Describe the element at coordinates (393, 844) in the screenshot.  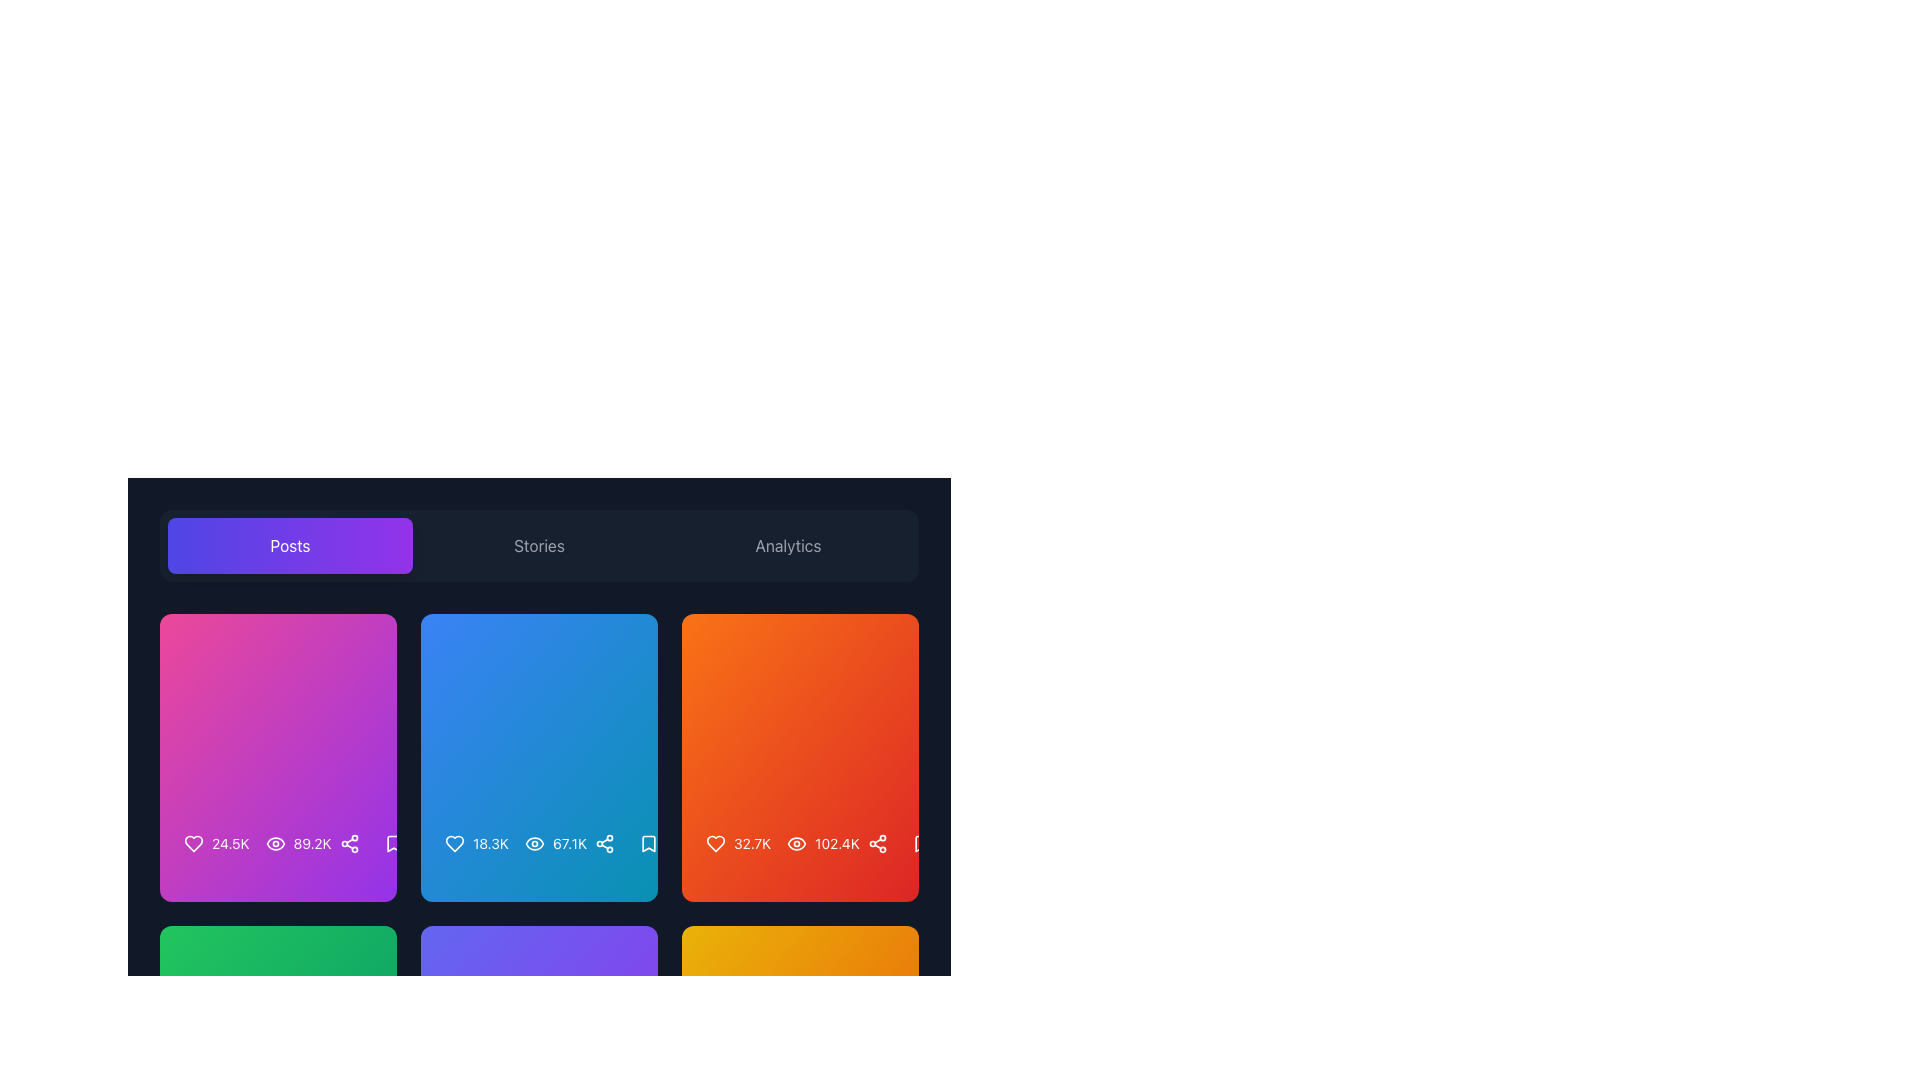
I see `the bookmark icon located in the bottom-right corner of the purple gradient card in the top-left section of the grid layout` at that location.